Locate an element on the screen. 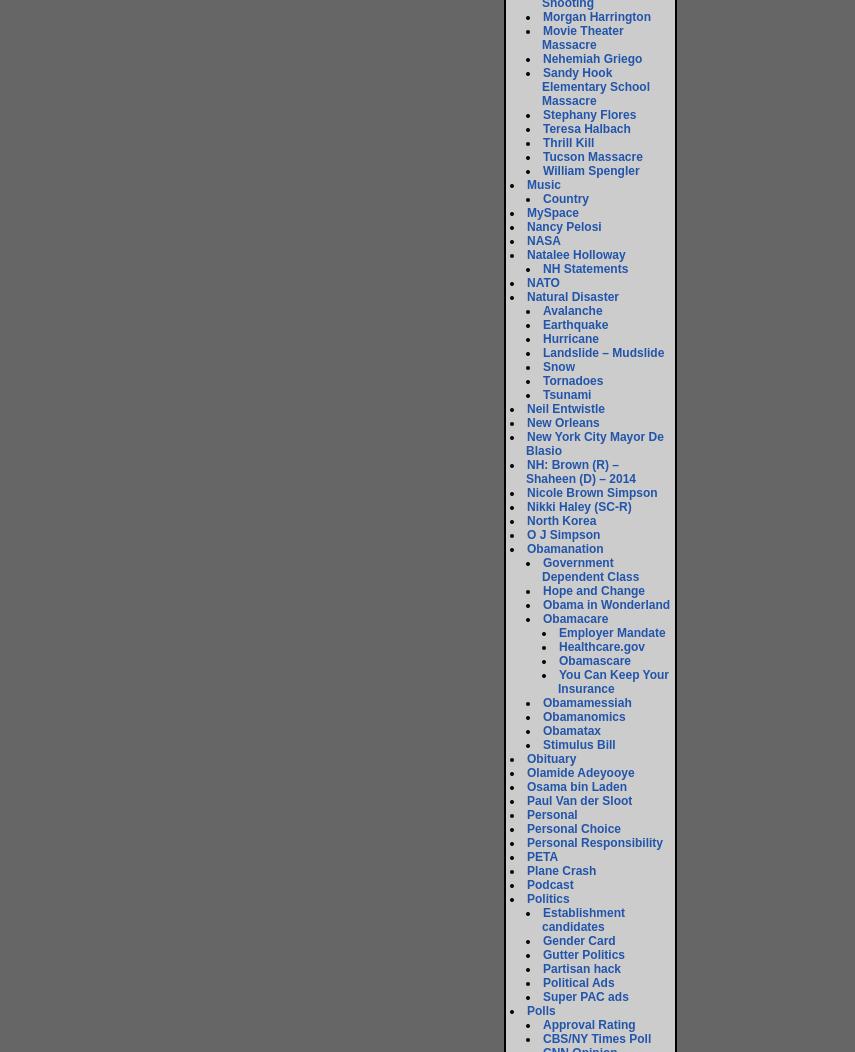 The image size is (855, 1052). 'Nehemiah Griego' is located at coordinates (543, 58).